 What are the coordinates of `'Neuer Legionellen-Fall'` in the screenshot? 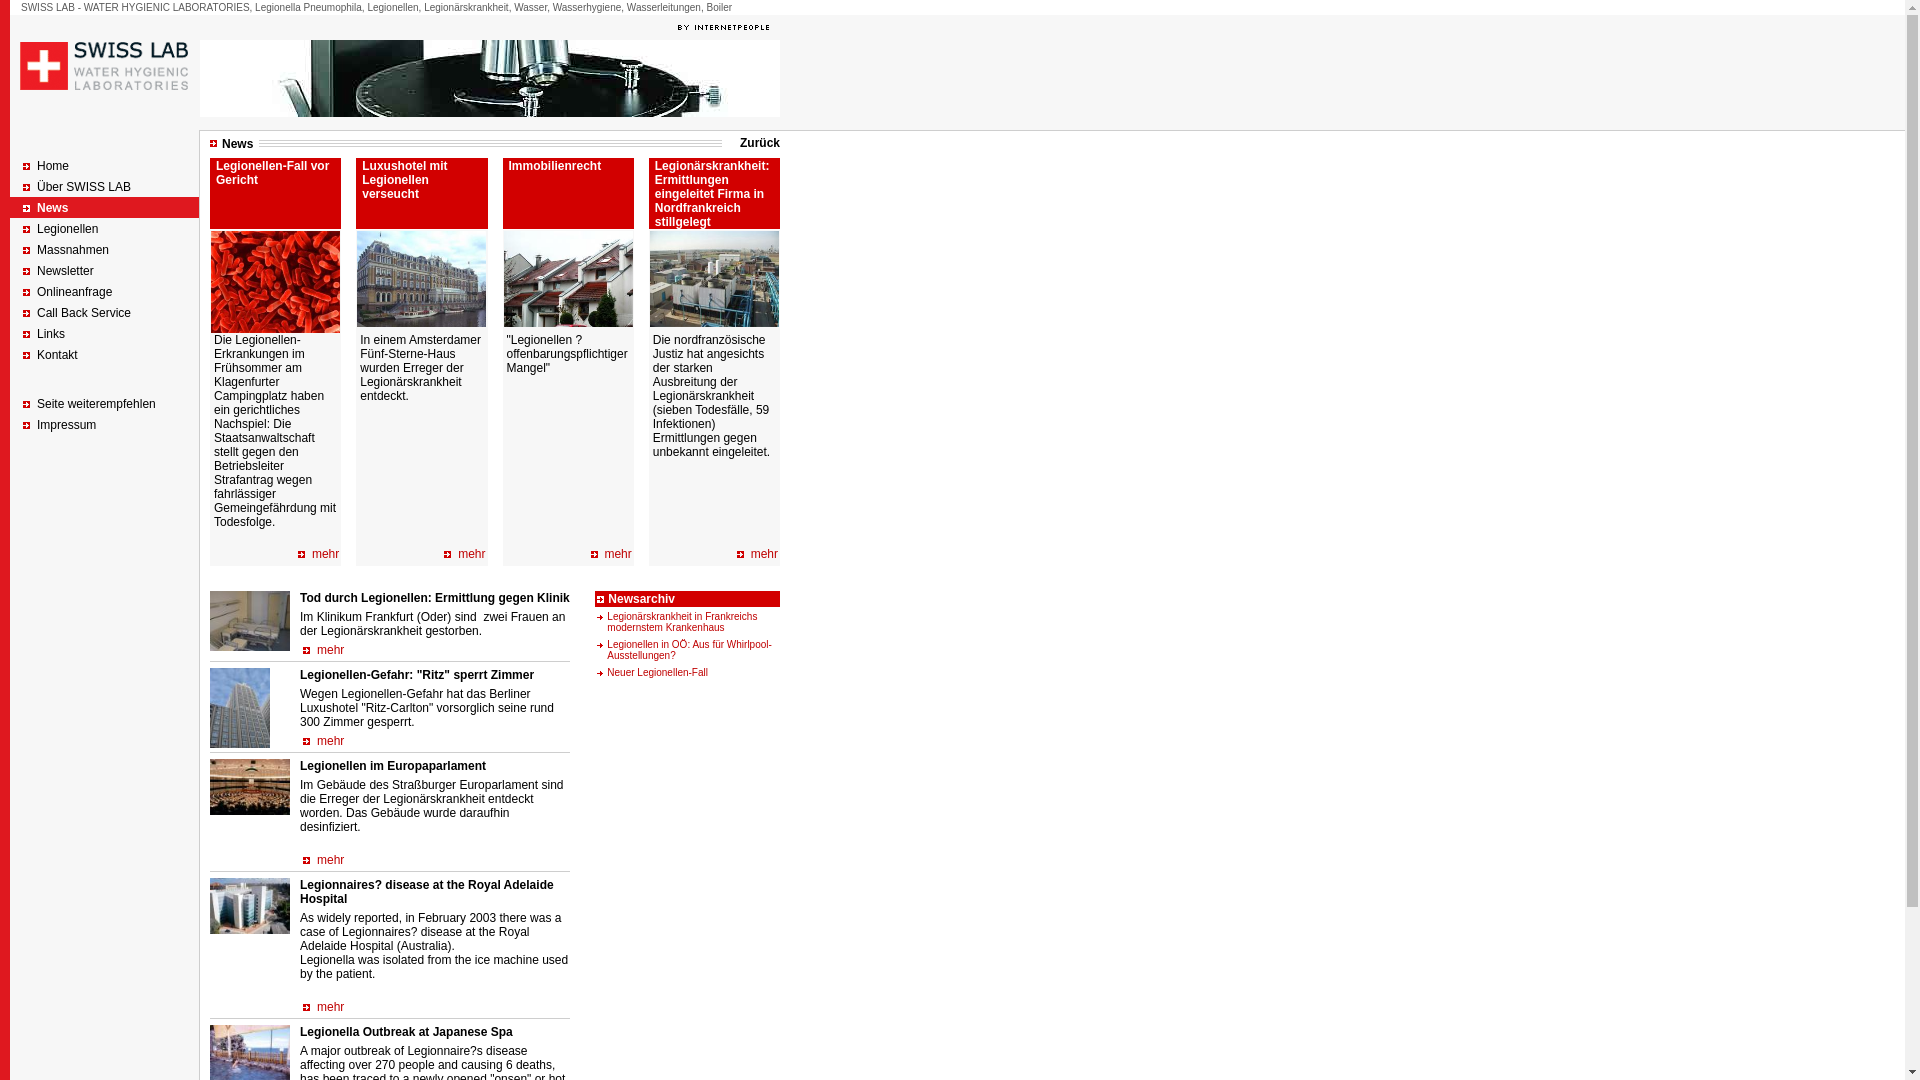 It's located at (657, 672).